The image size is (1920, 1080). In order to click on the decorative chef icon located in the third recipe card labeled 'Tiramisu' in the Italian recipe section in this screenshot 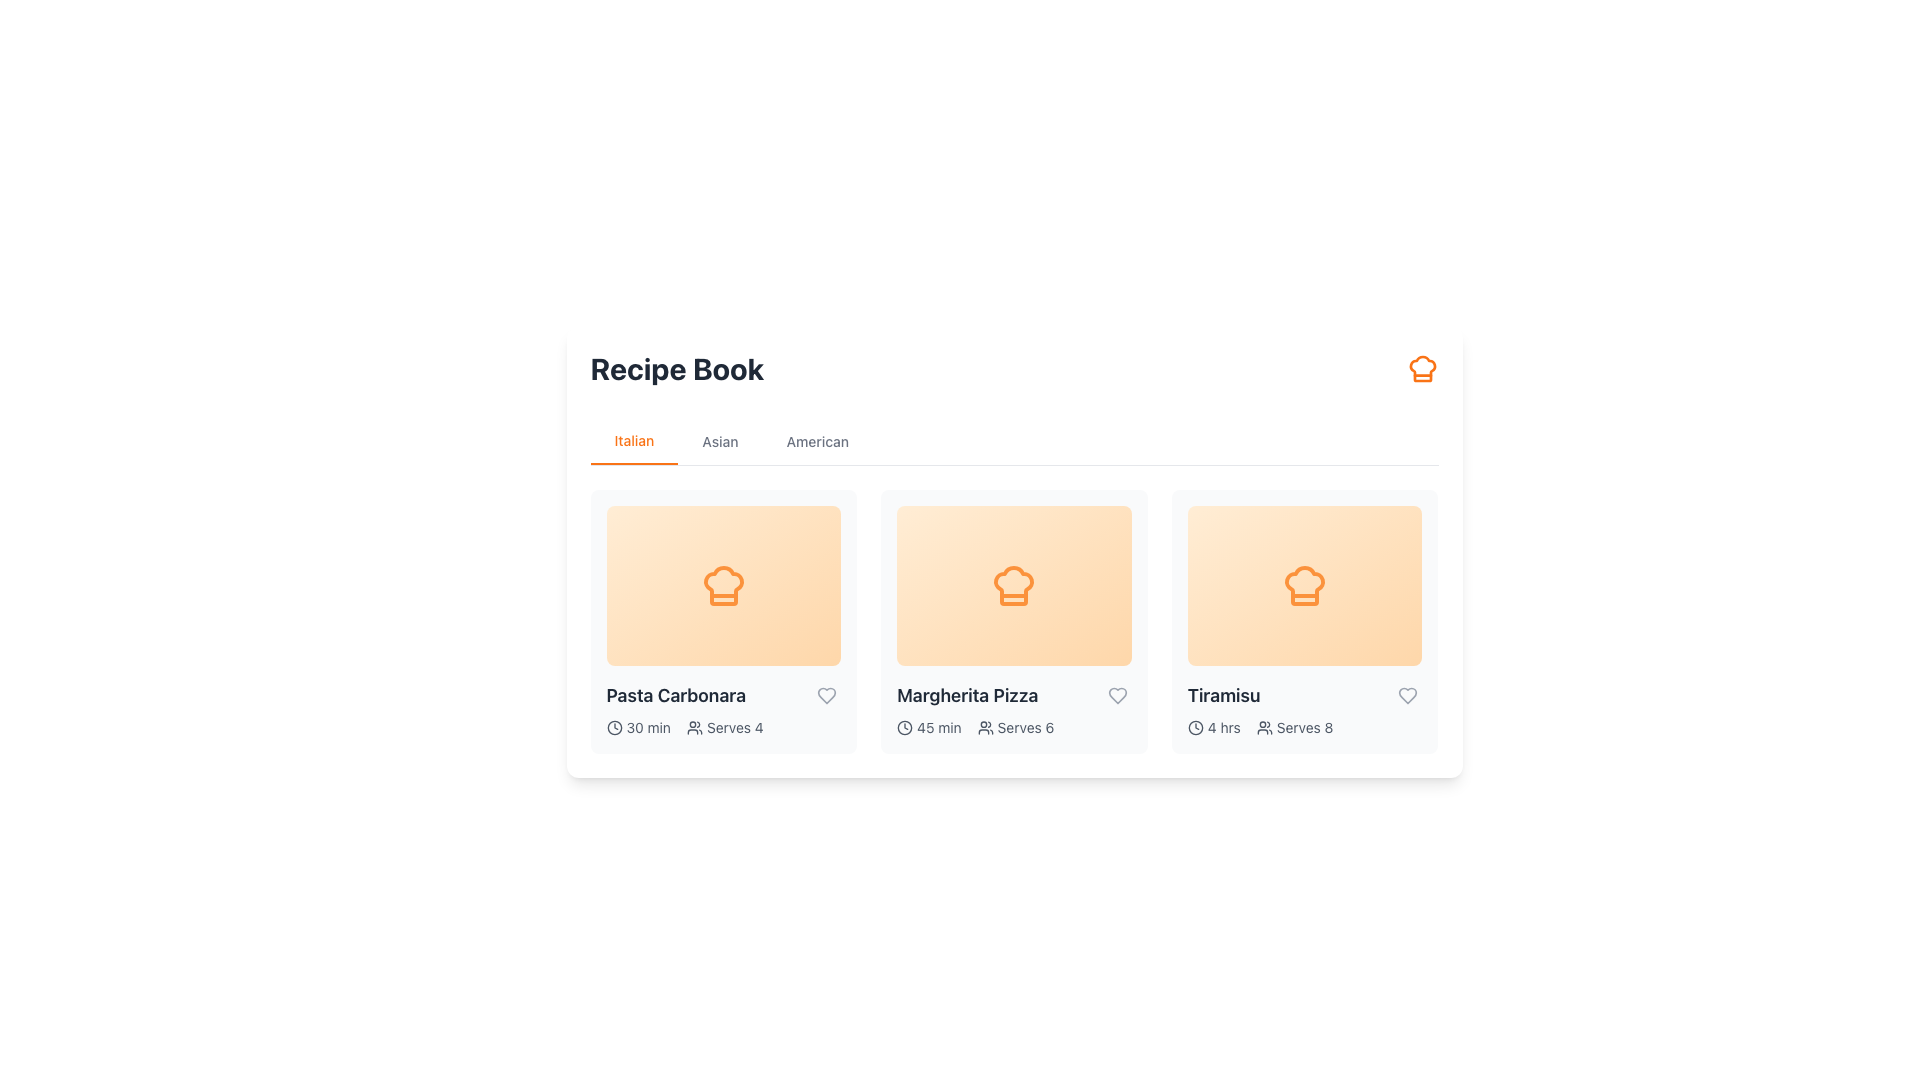, I will do `click(1305, 585)`.